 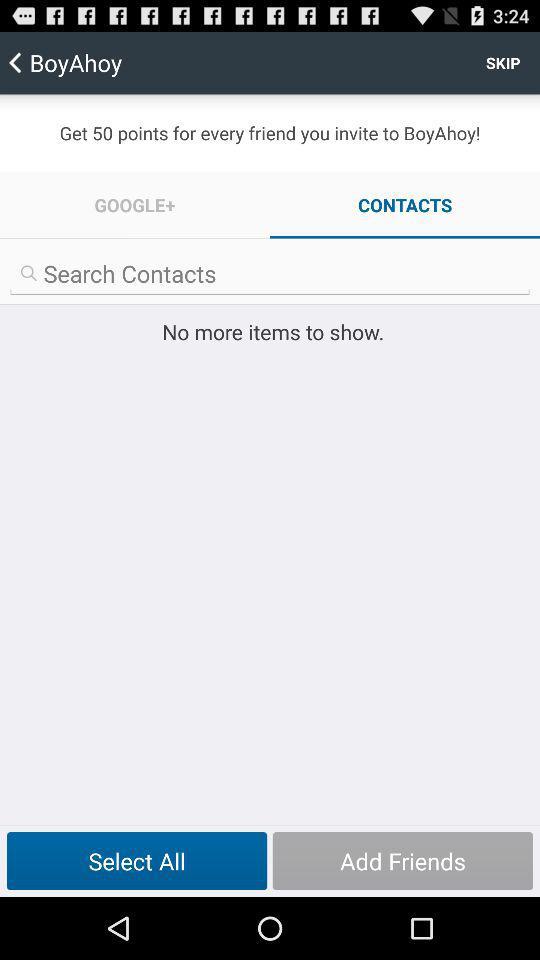 I want to click on the icon below the get 50 points app, so click(x=135, y=205).